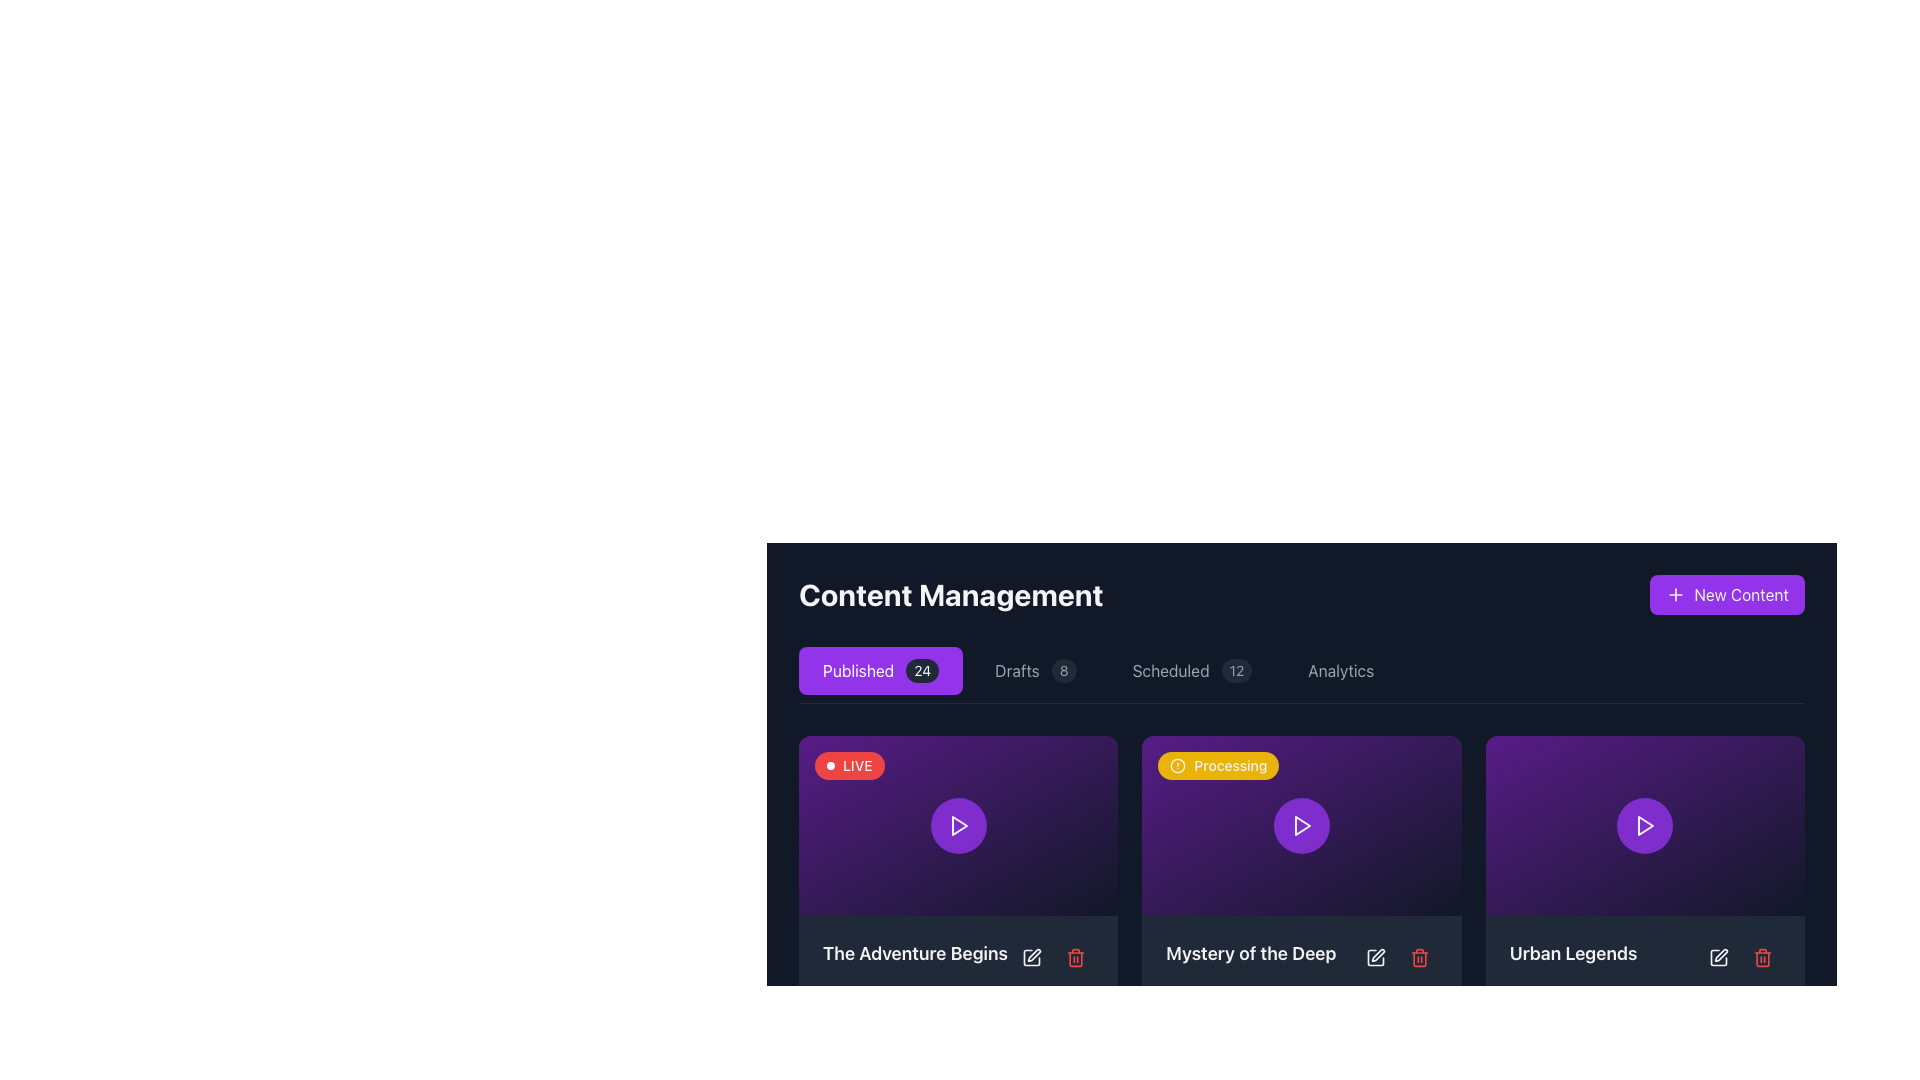 The height and width of the screenshot is (1080, 1920). Describe the element at coordinates (1250, 952) in the screenshot. I see `the Text Label displaying 'Mystery of the Deep', which is located in the second card under the 'Published' section, aligned bottom-center above edit and delete icons` at that location.